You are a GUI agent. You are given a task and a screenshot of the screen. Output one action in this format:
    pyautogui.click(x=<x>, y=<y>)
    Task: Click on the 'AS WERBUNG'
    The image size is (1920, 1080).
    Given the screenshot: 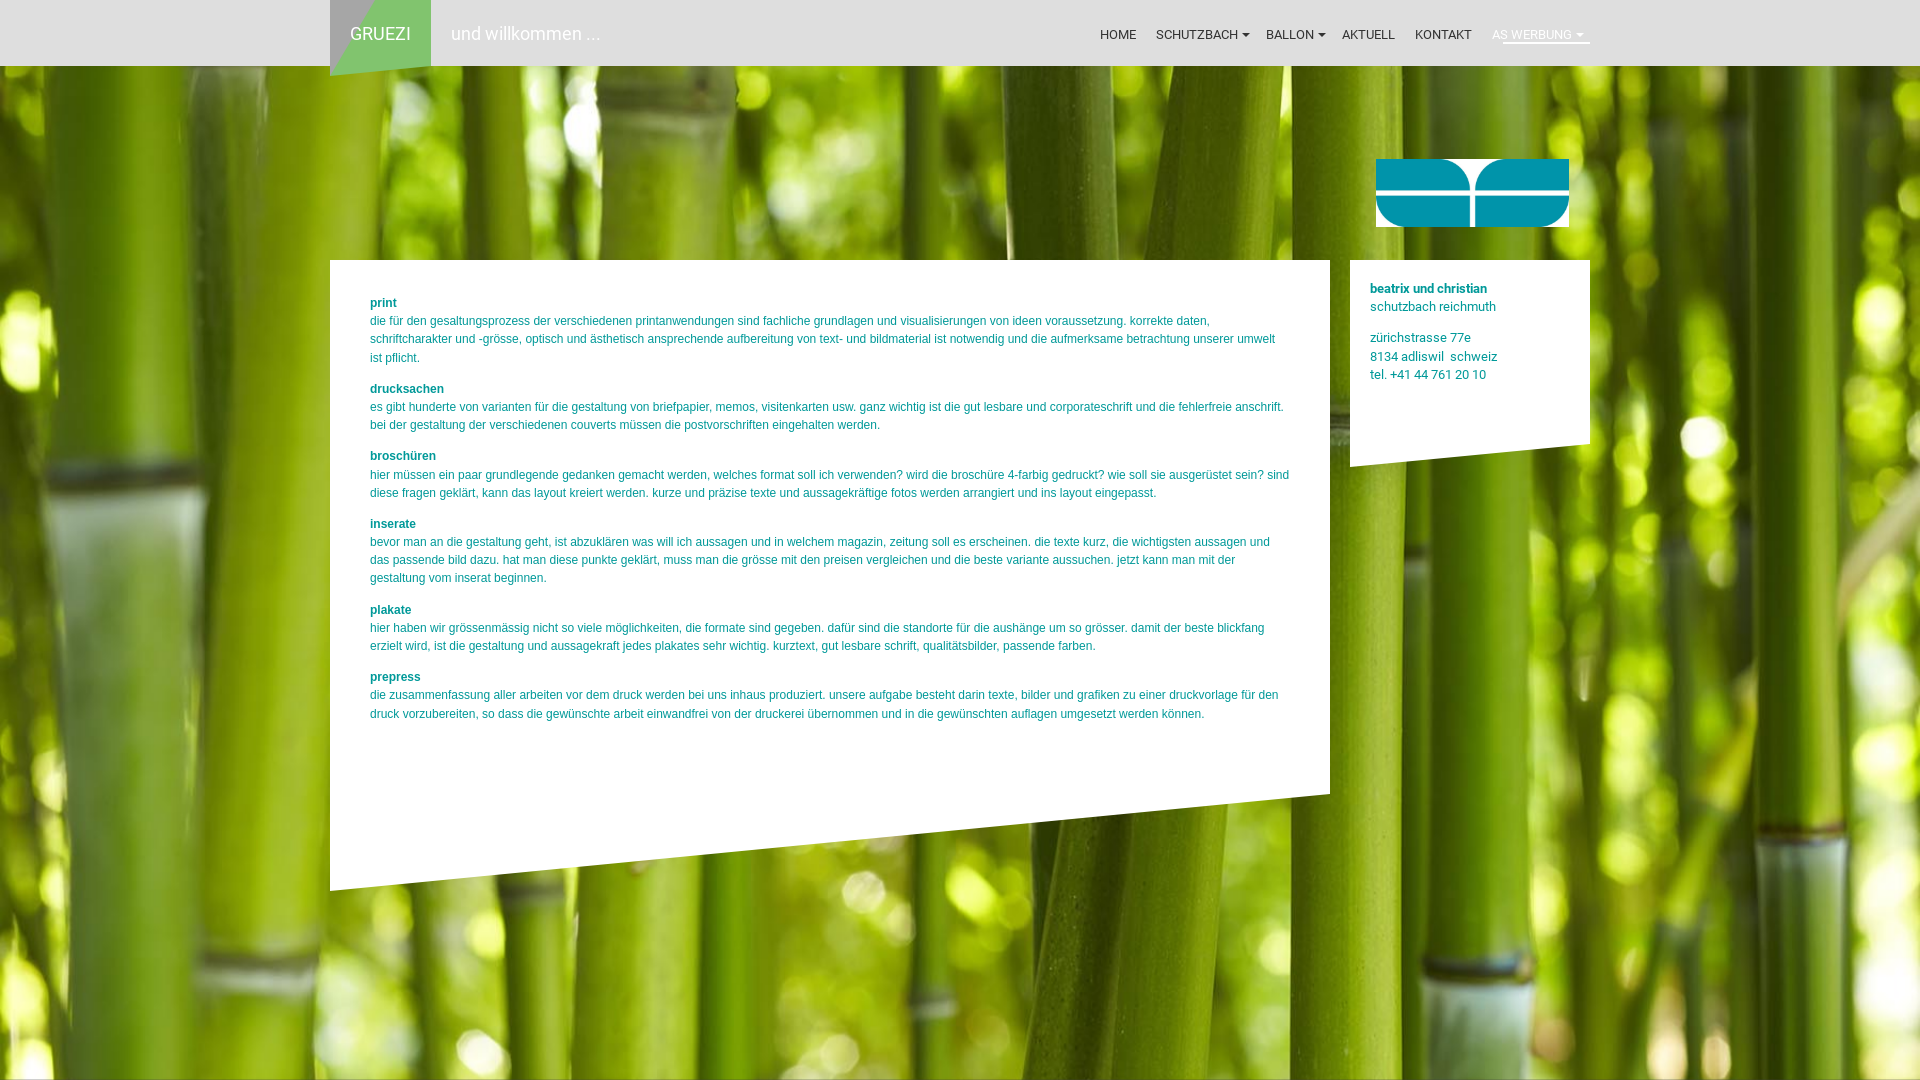 What is the action you would take?
    pyautogui.click(x=1482, y=35)
    